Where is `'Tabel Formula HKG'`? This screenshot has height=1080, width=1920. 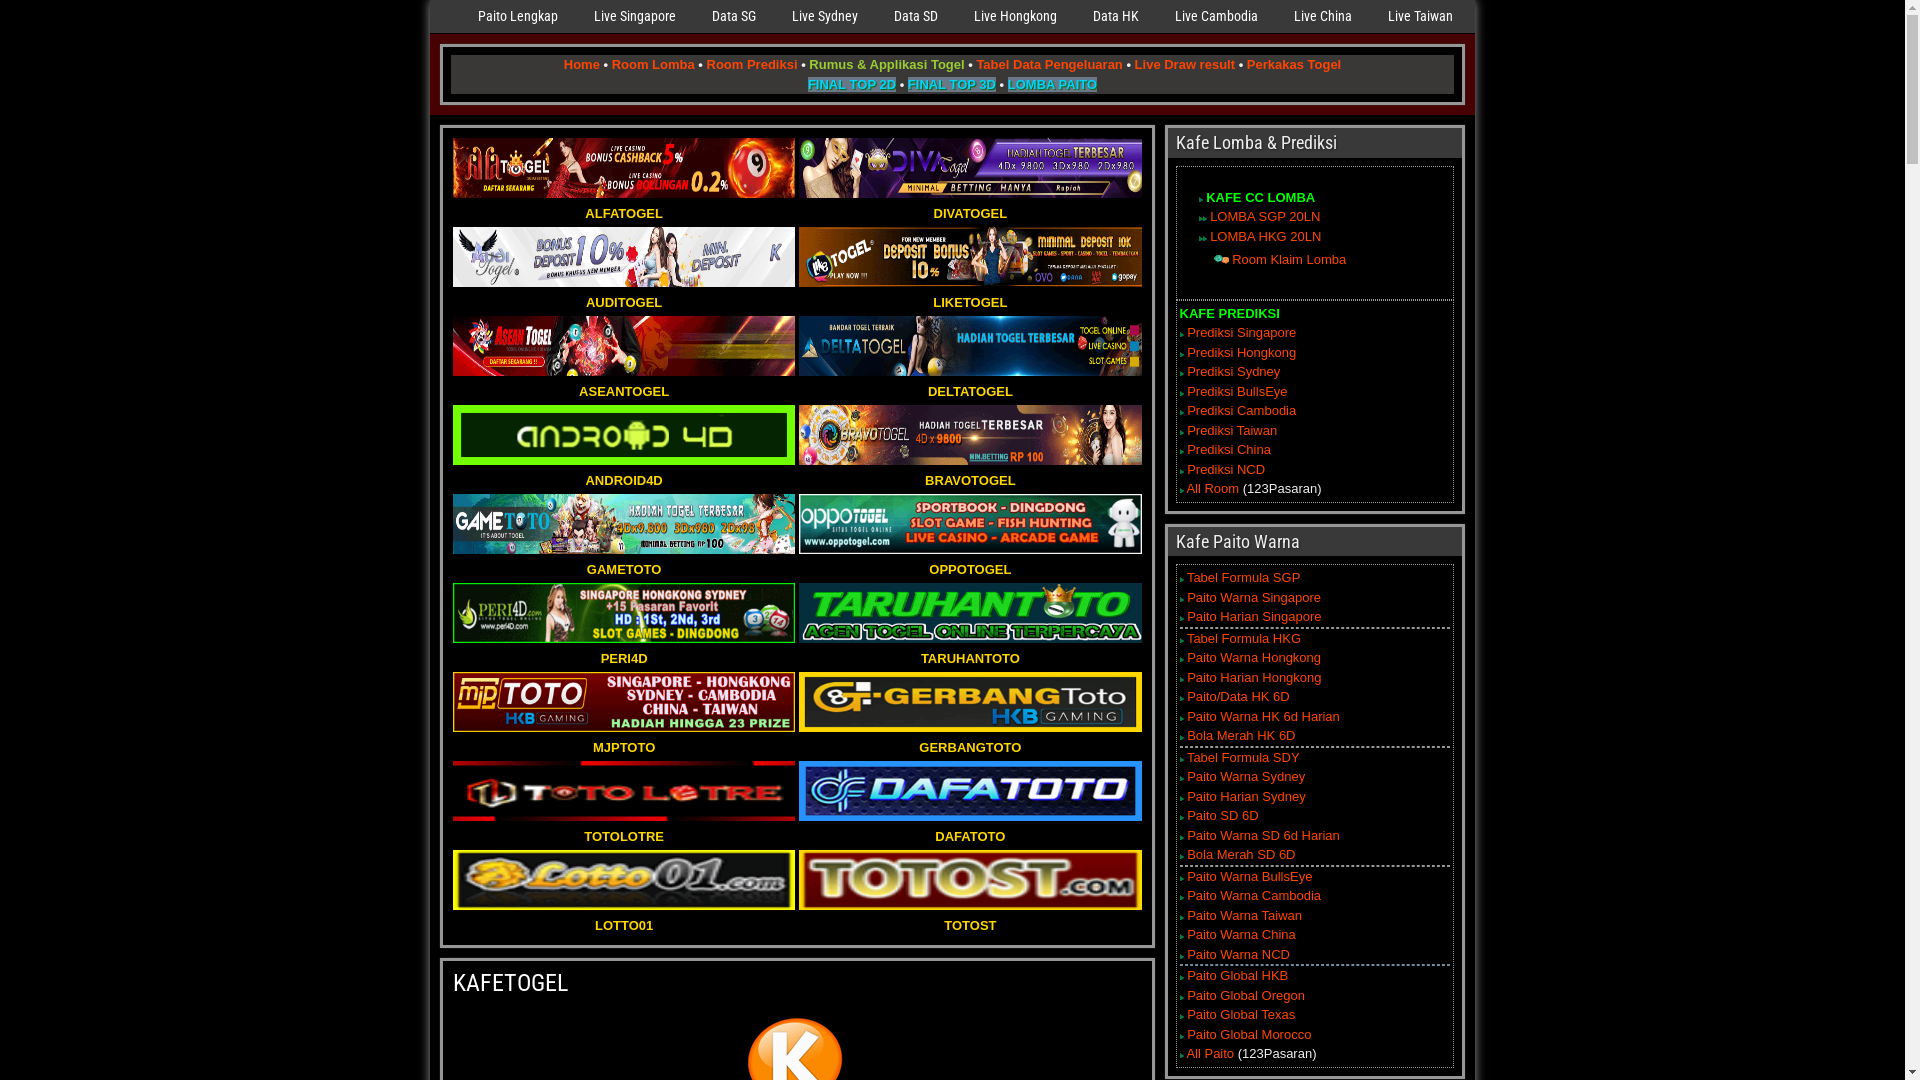 'Tabel Formula HKG' is located at coordinates (1186, 638).